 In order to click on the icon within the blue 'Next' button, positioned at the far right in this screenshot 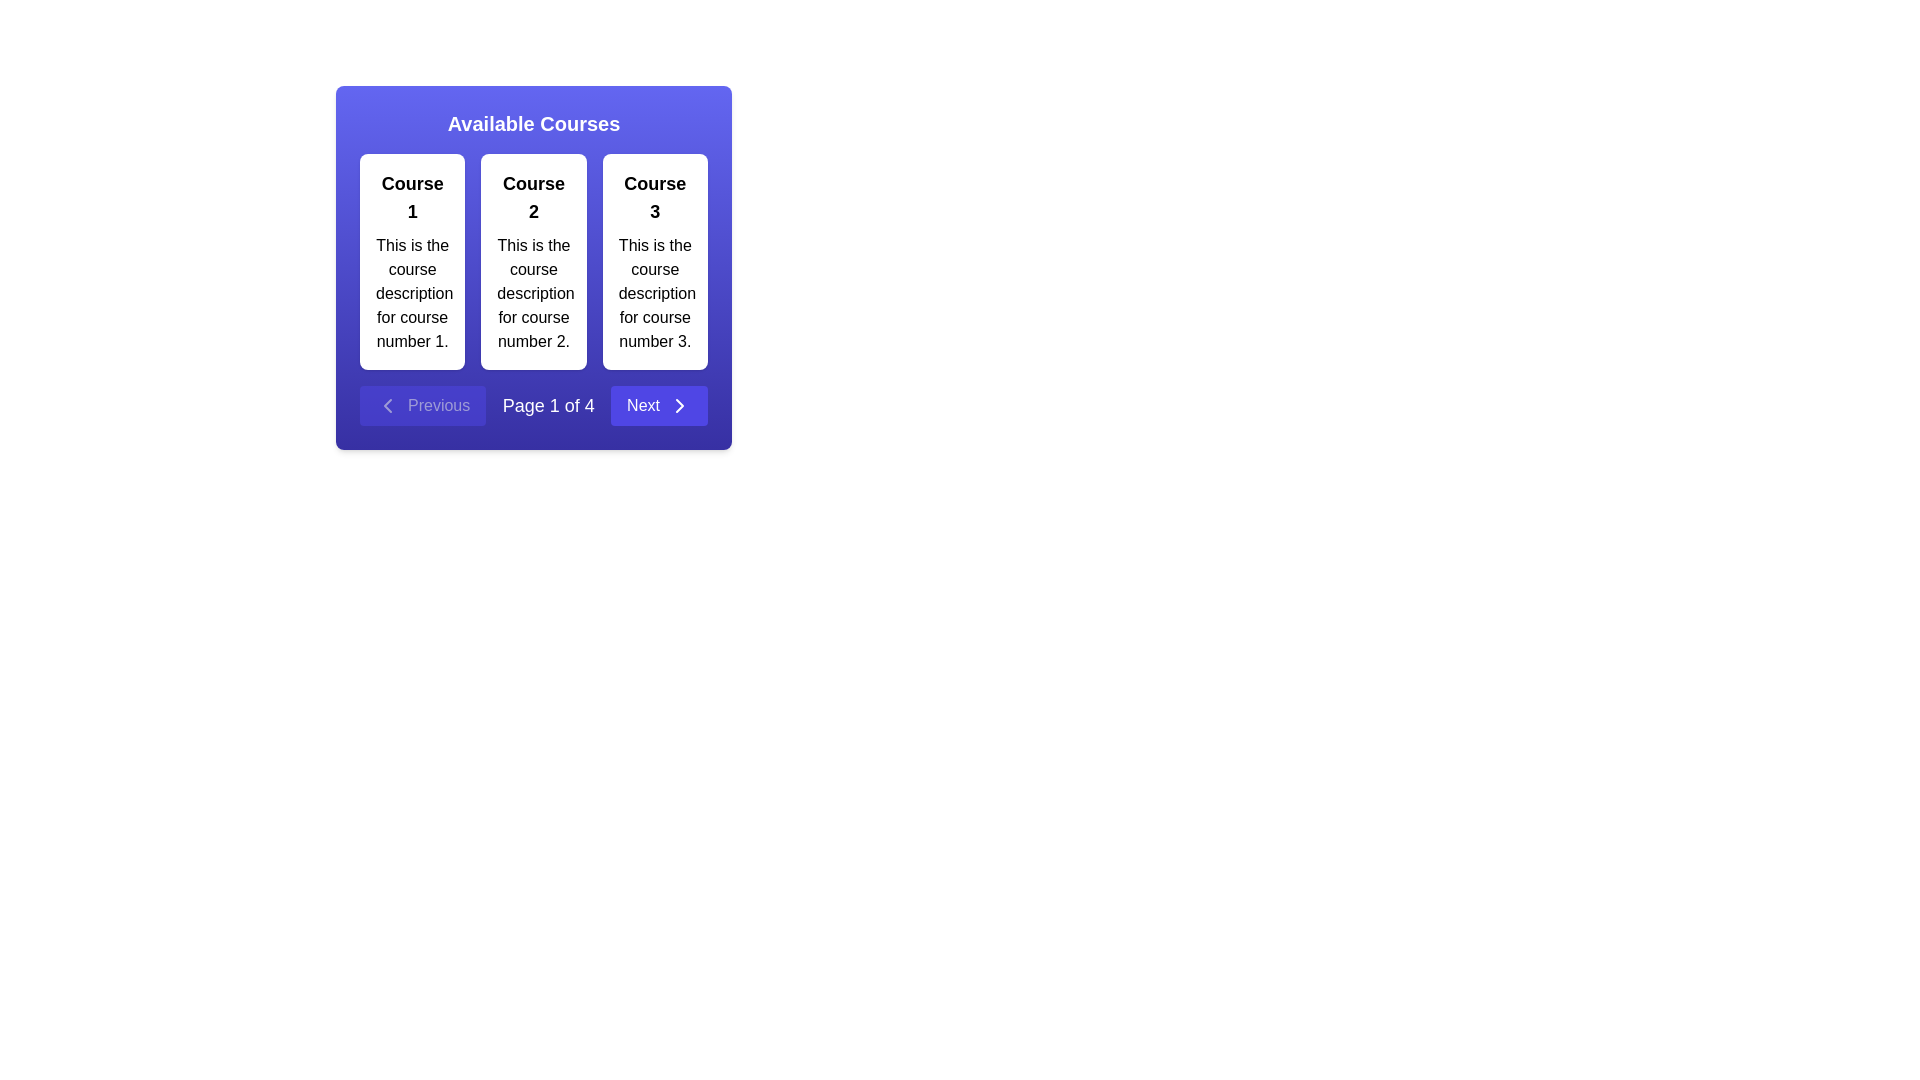, I will do `click(680, 405)`.